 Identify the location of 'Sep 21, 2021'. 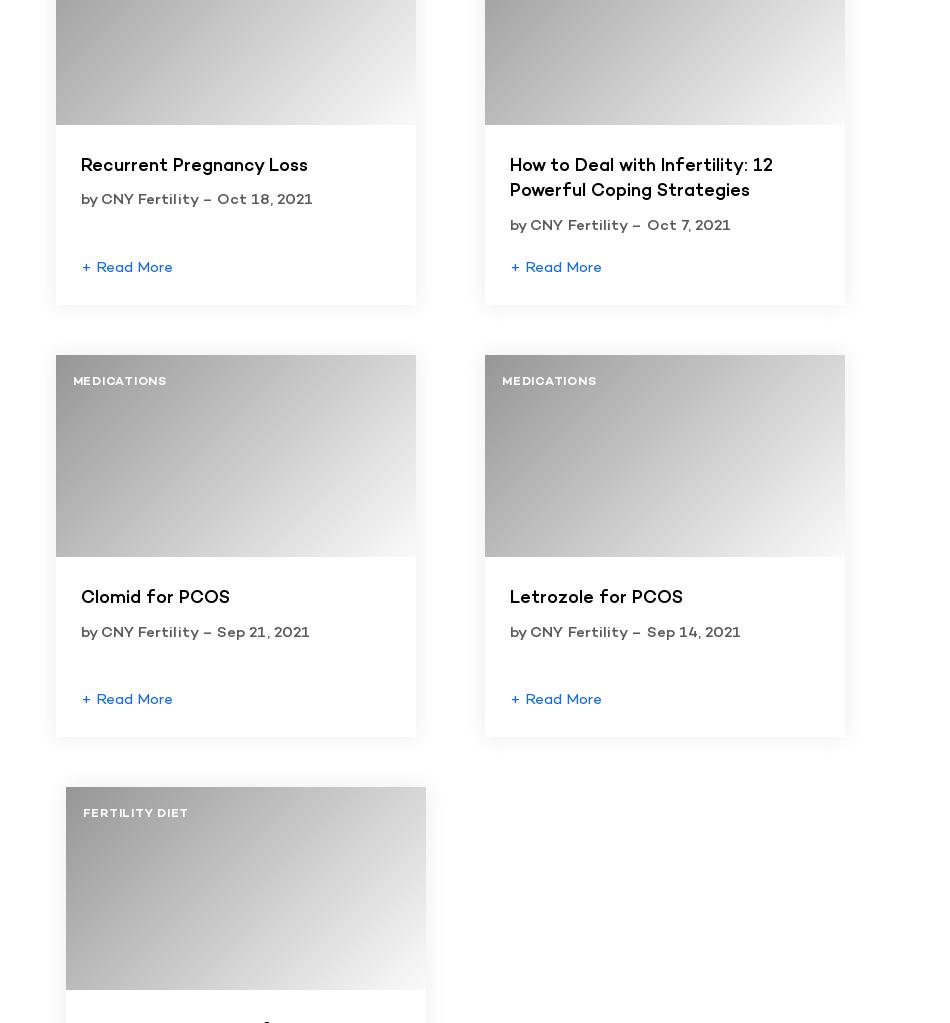
(262, 632).